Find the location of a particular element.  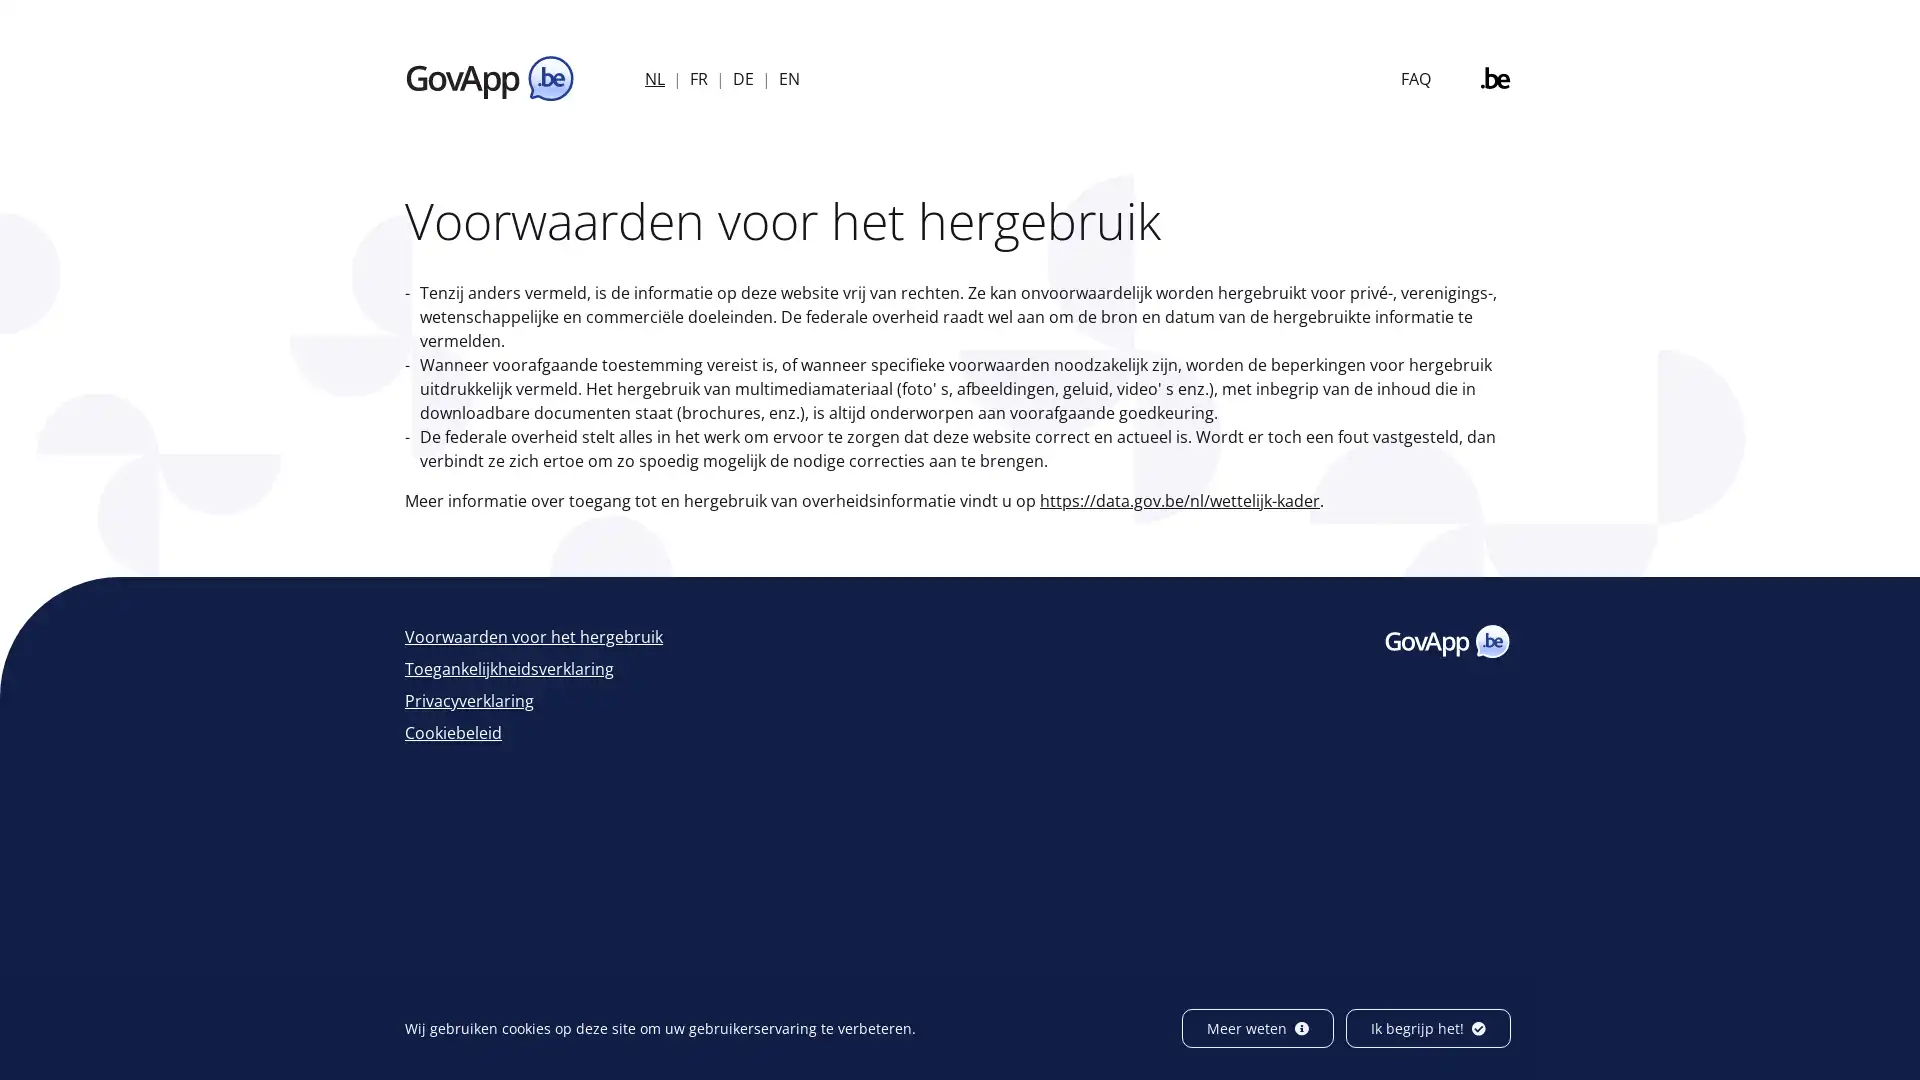

Ik begrijp het! is located at coordinates (1427, 1028).